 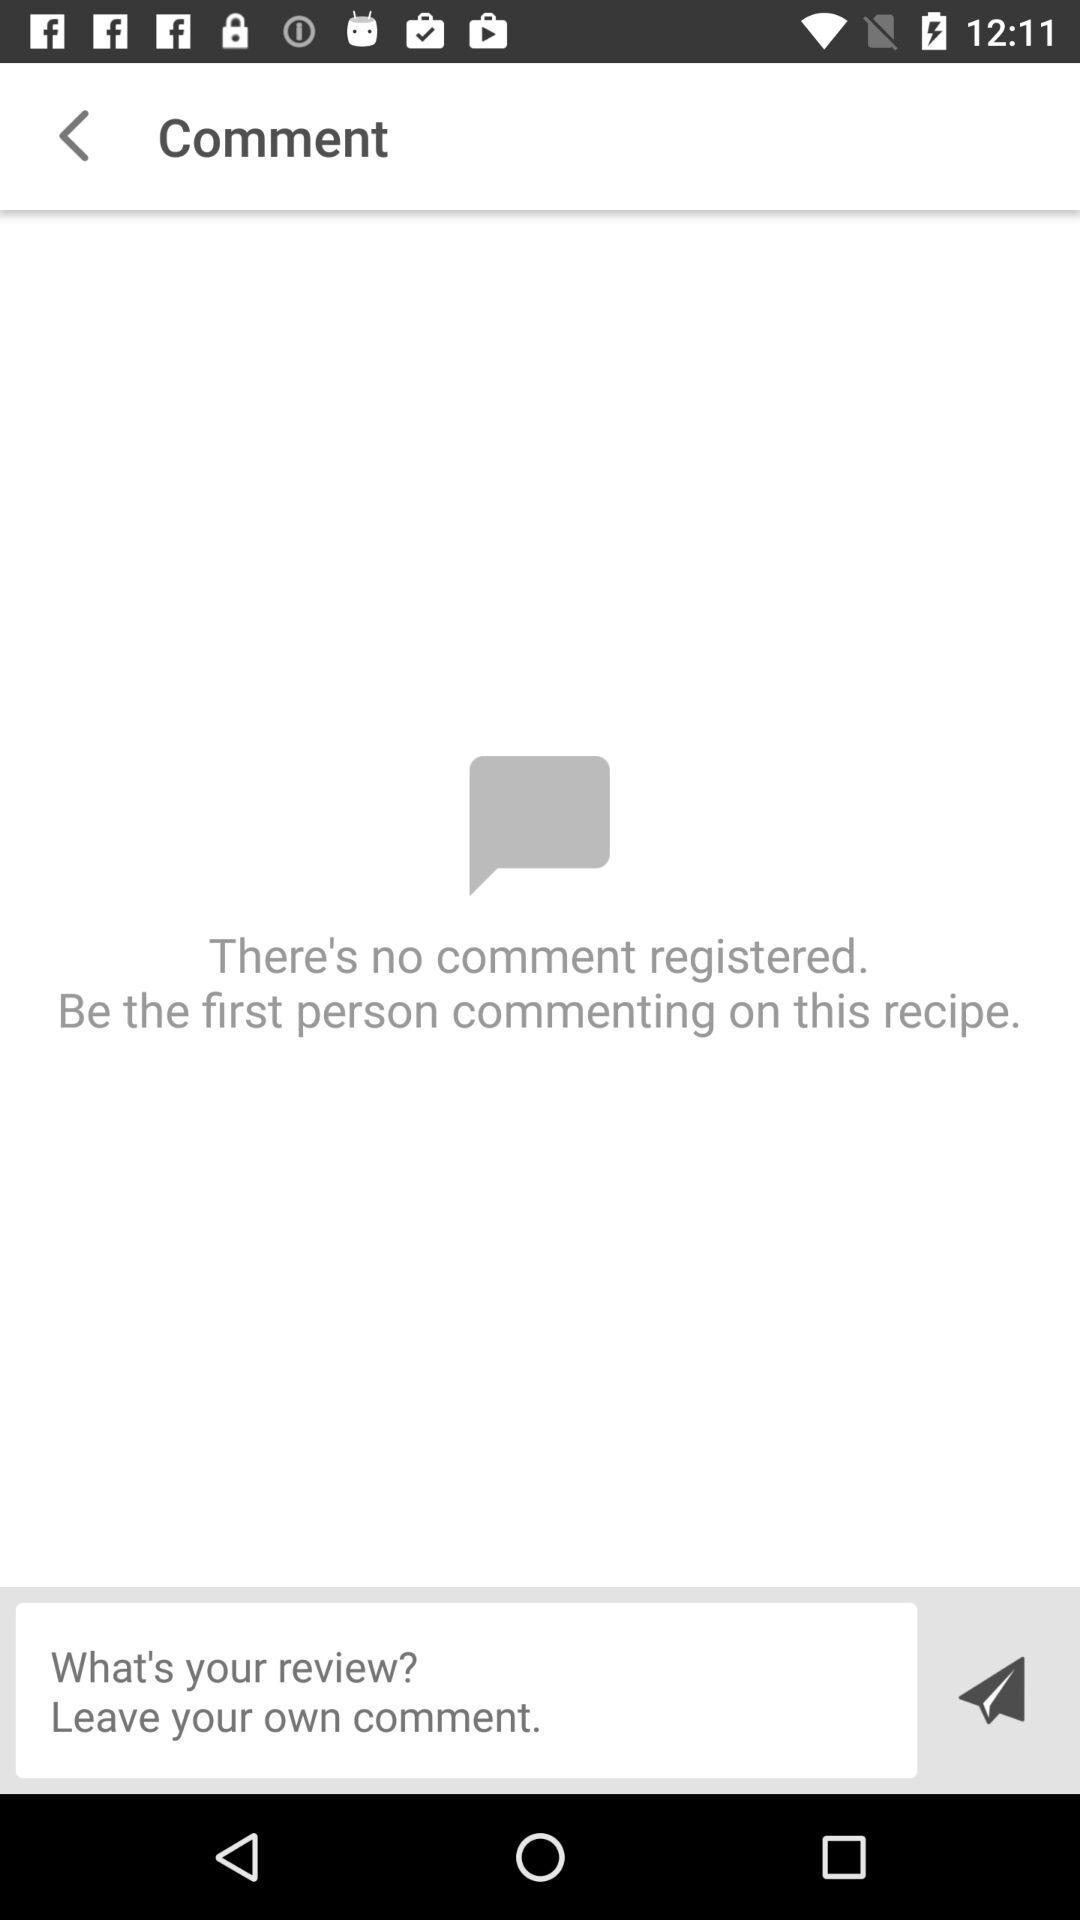 I want to click on item above there s no item, so click(x=72, y=135).